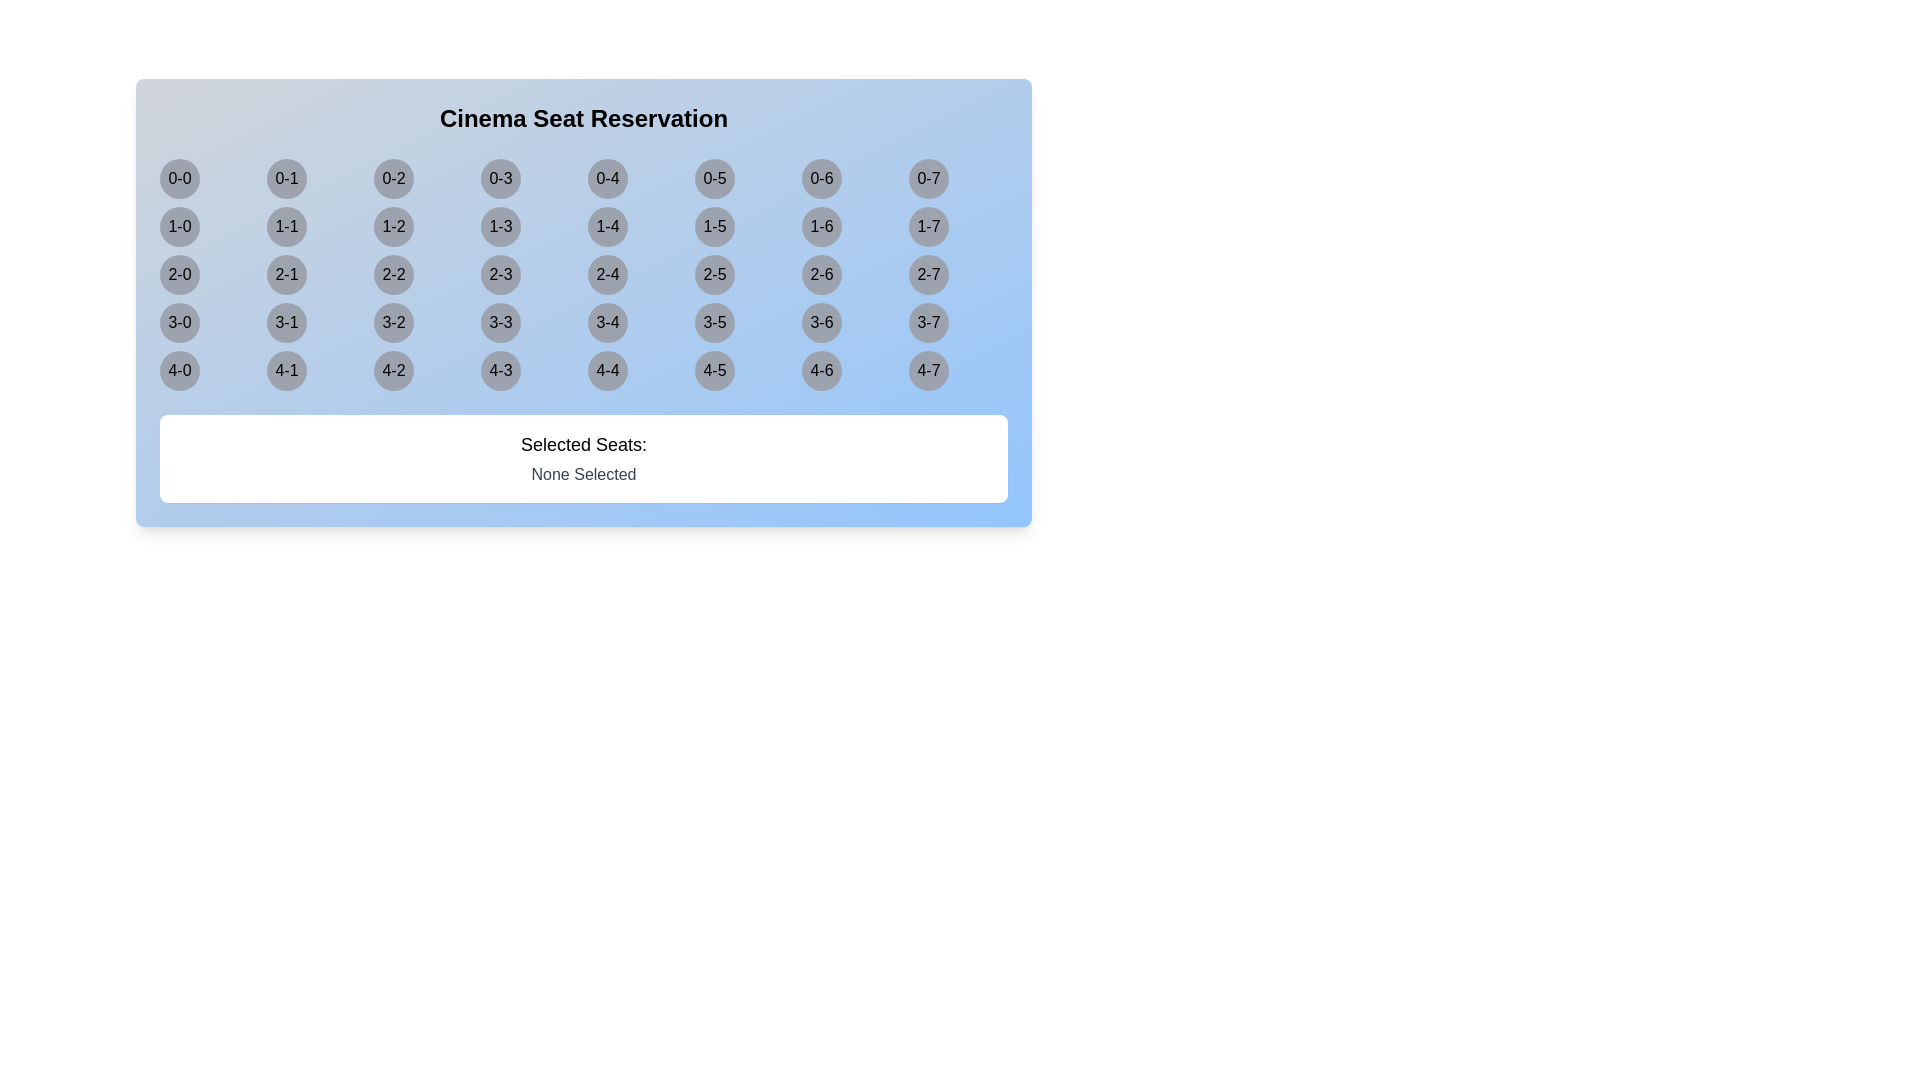 The image size is (1920, 1080). Describe the element at coordinates (928, 274) in the screenshot. I see `the button labeled '2-7'` at that location.